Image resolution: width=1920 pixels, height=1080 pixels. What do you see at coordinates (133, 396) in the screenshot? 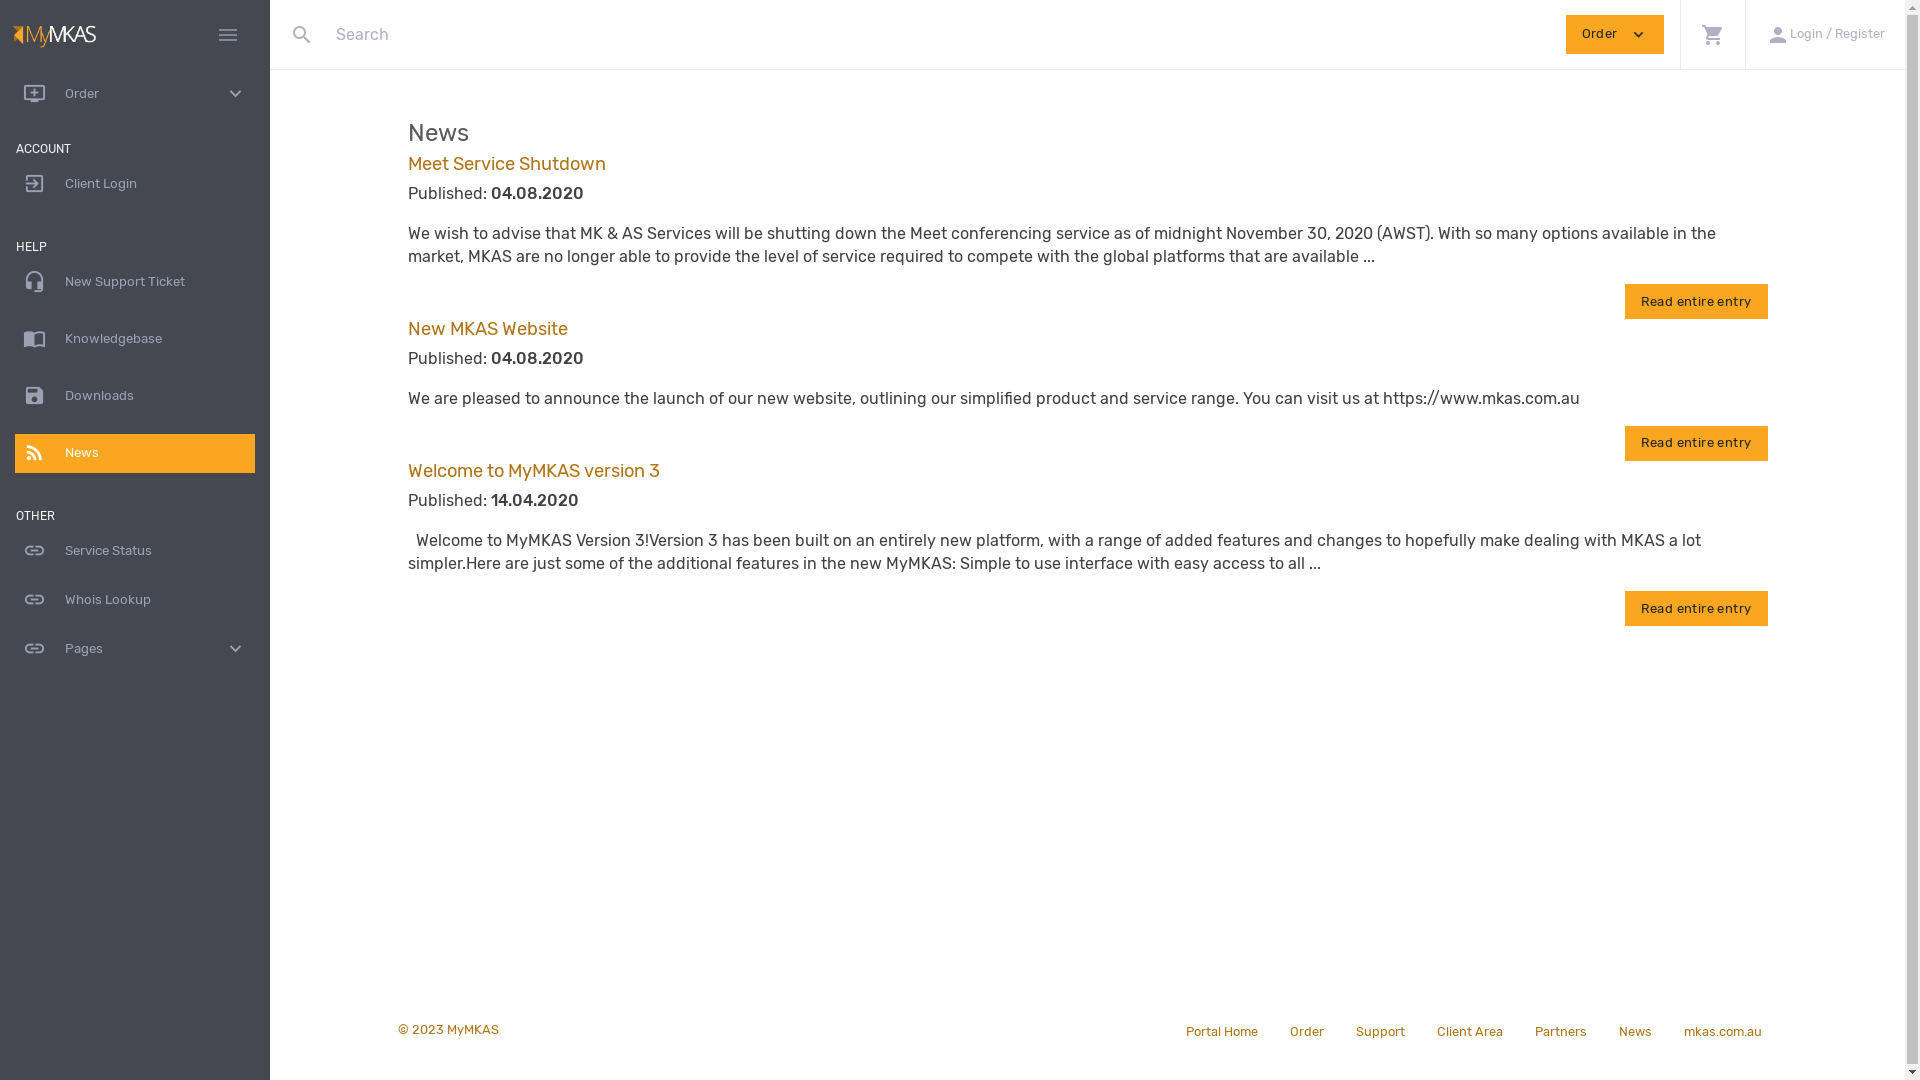
I see `'save Downloads'` at bounding box center [133, 396].